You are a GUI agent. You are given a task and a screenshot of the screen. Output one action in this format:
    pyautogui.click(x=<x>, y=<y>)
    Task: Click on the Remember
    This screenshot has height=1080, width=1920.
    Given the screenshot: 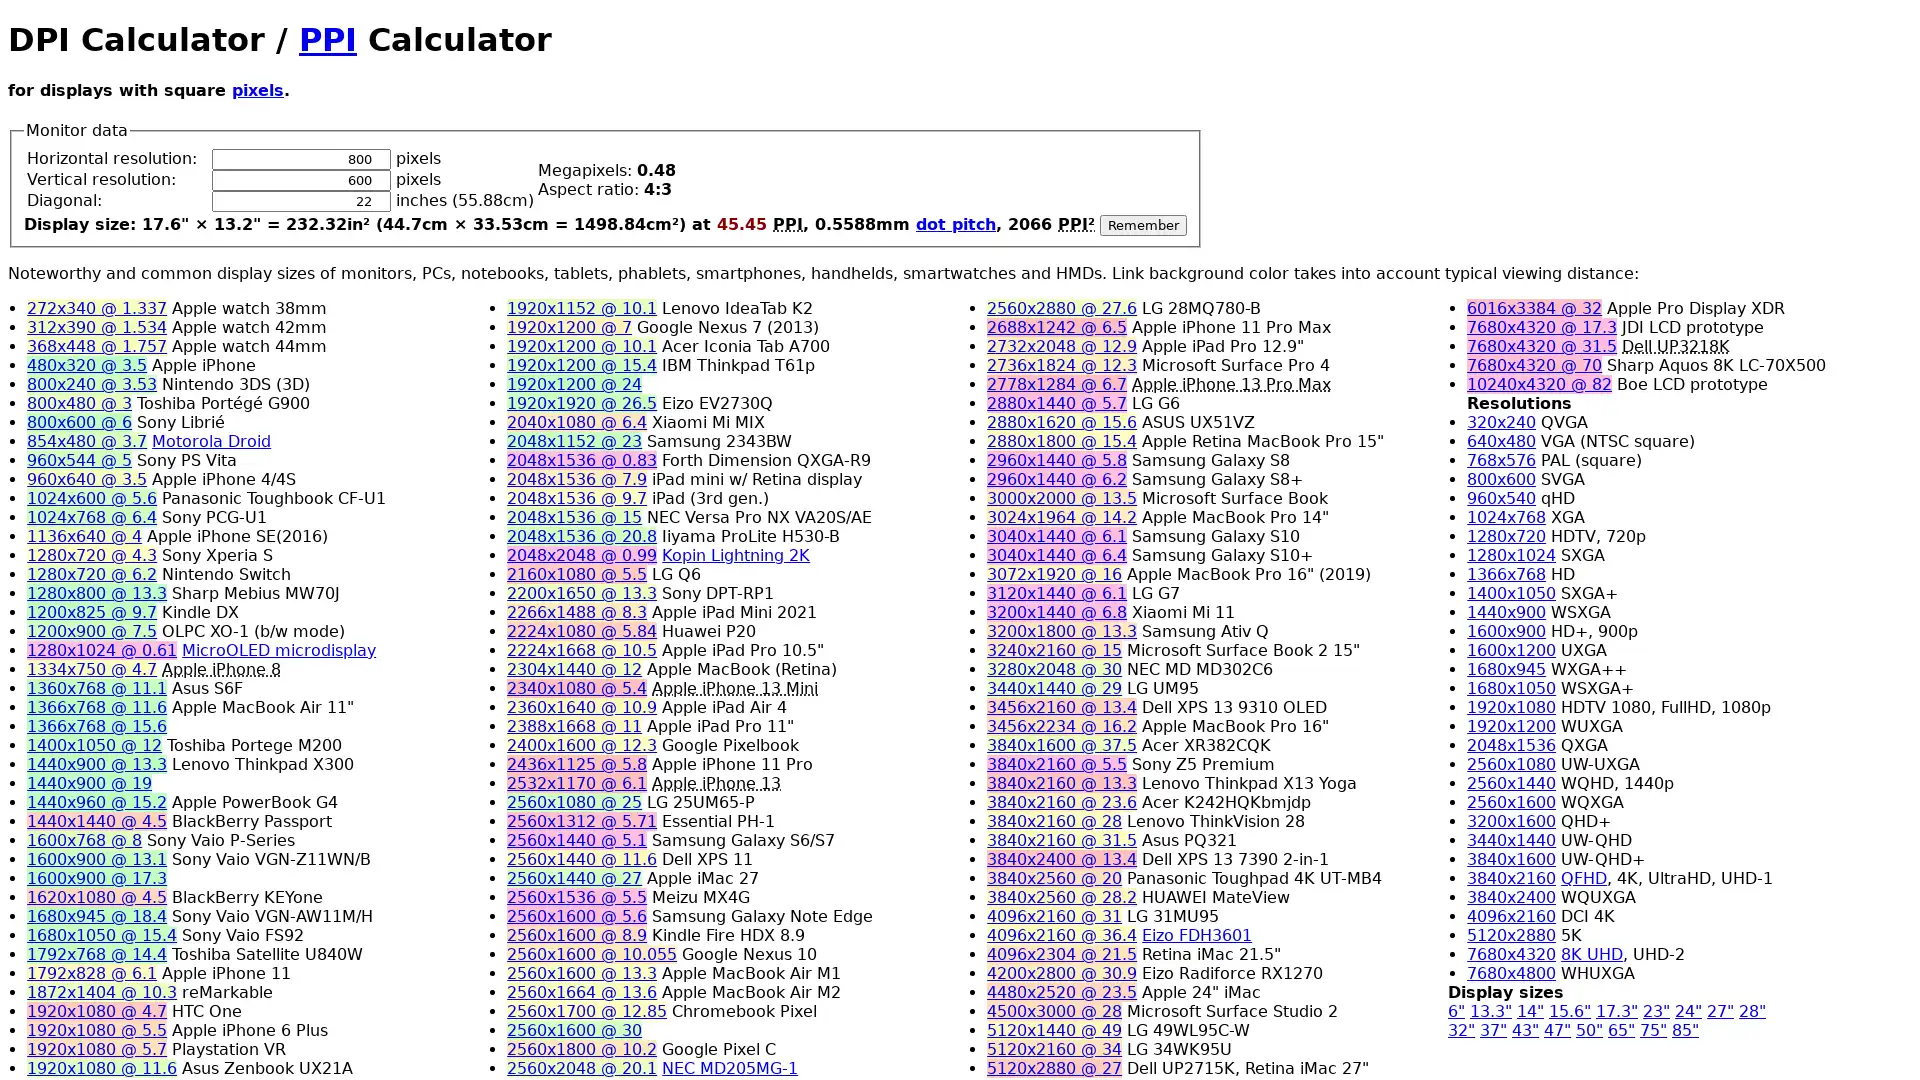 What is the action you would take?
    pyautogui.click(x=1143, y=224)
    